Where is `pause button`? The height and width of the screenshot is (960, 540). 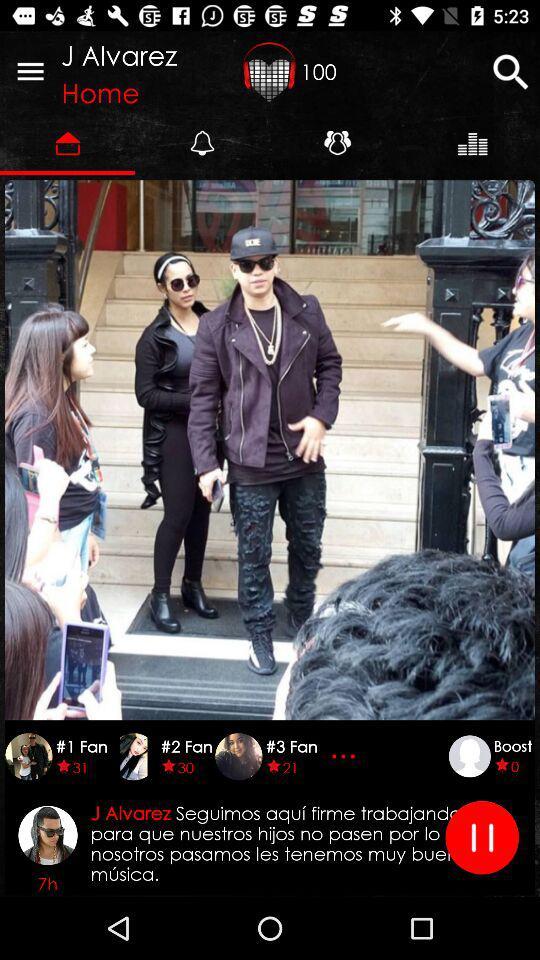 pause button is located at coordinates (481, 837).